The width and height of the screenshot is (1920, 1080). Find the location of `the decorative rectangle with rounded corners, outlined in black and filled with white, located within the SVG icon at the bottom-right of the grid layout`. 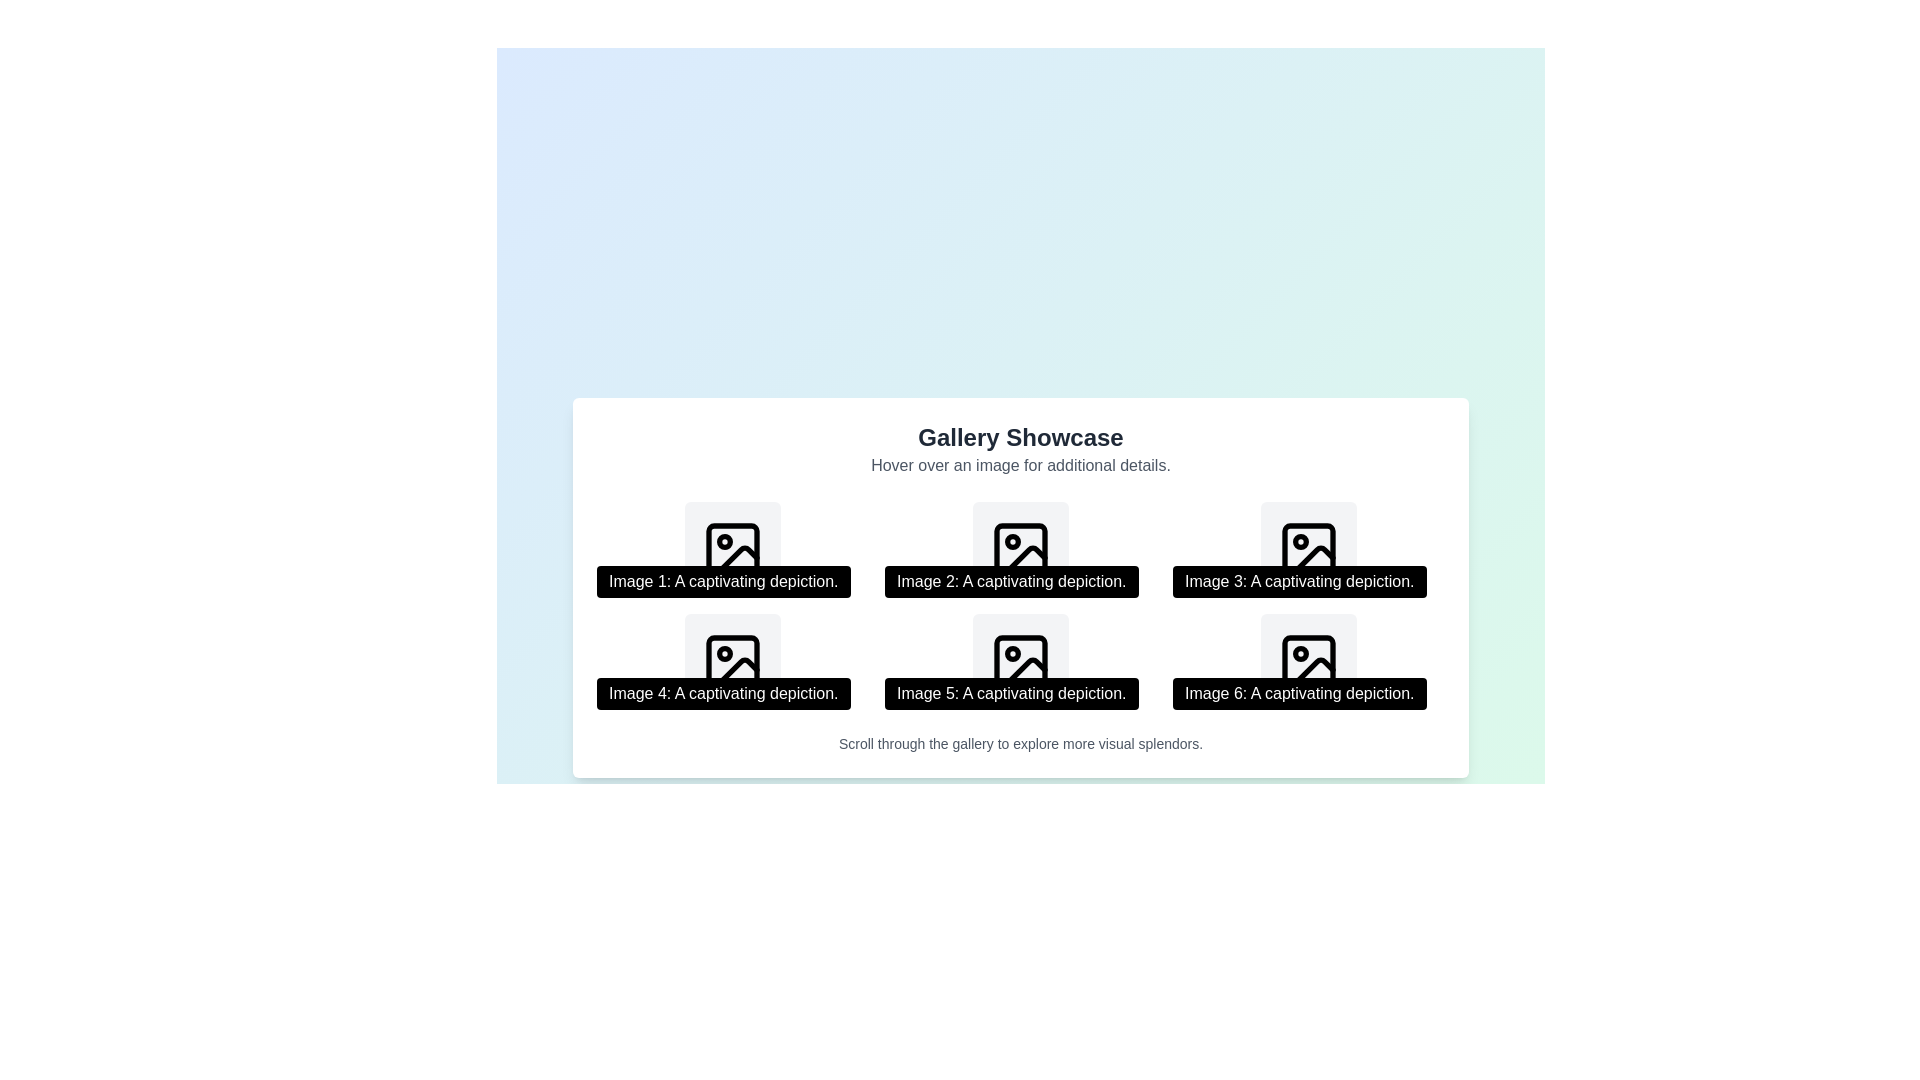

the decorative rectangle with rounded corners, outlined in black and filled with white, located within the SVG icon at the bottom-right of the grid layout is located at coordinates (1309, 662).